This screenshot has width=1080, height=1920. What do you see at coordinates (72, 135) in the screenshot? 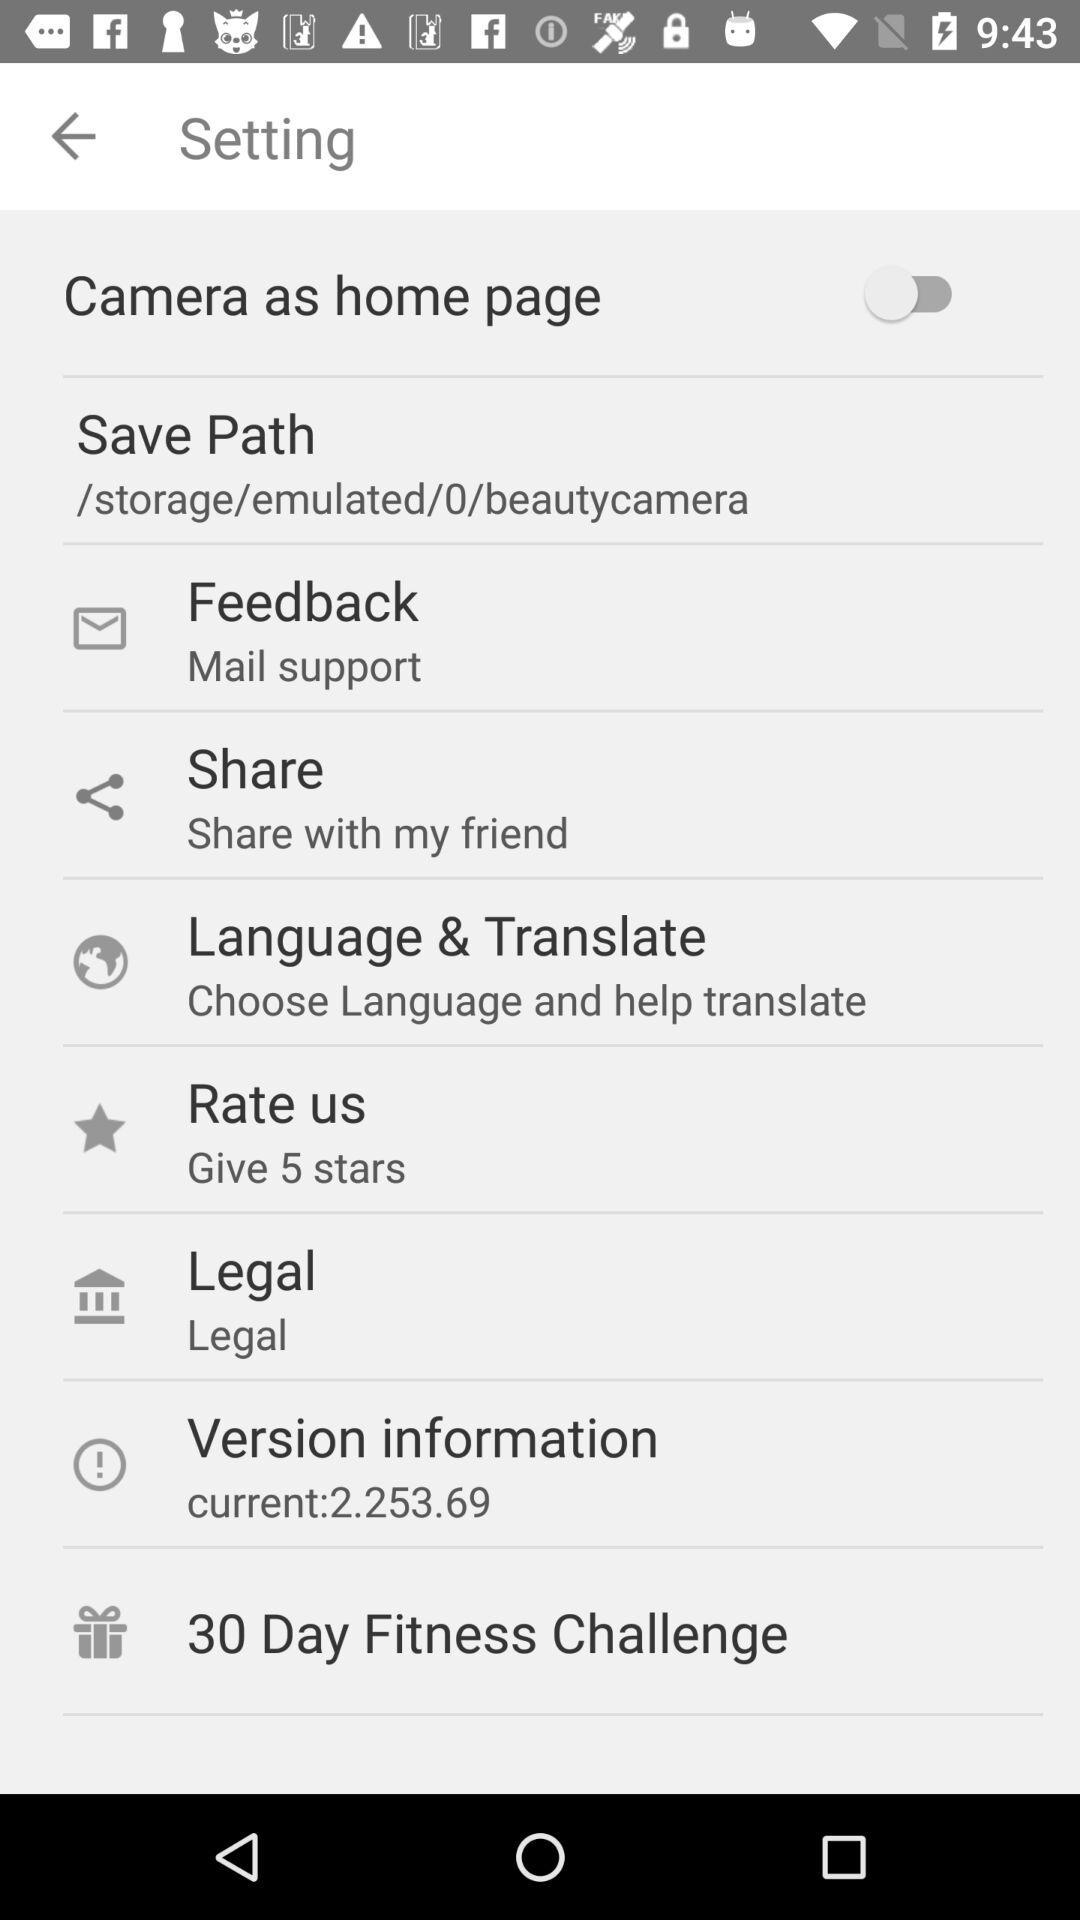
I see `the arrow_backward icon` at bounding box center [72, 135].